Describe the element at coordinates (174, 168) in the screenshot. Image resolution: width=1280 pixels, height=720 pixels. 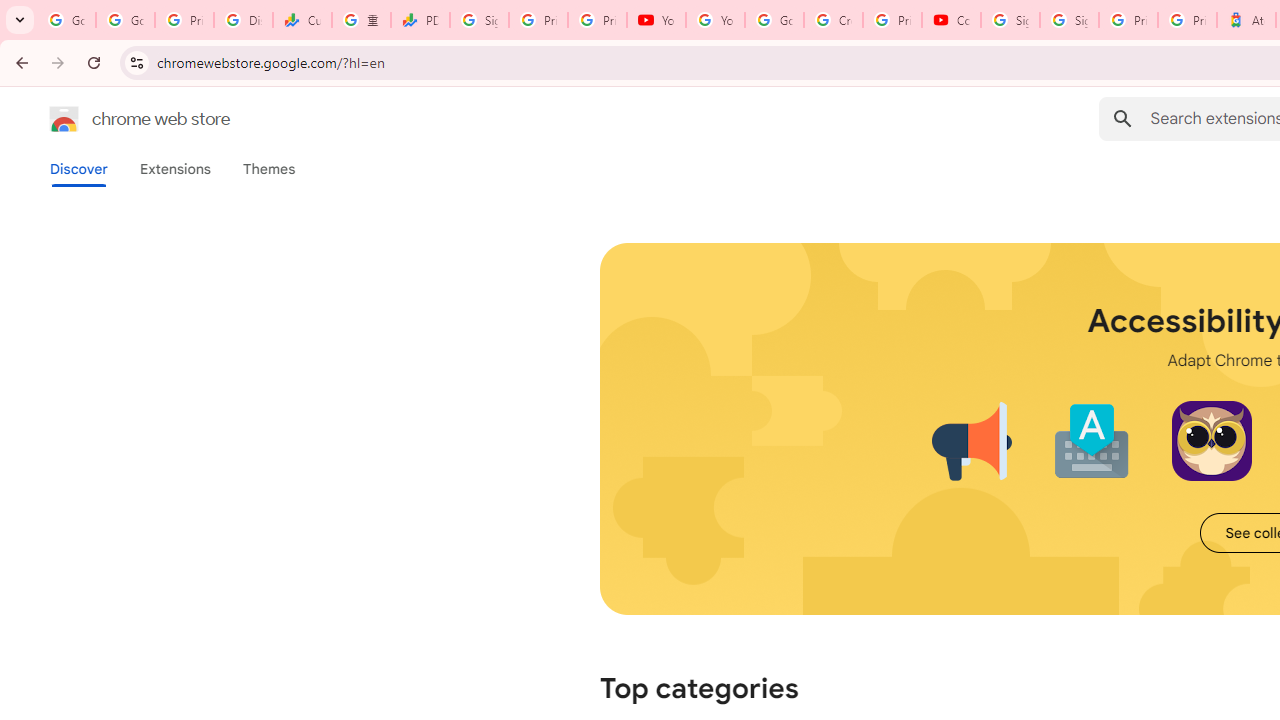
I see `'Extensions'` at that location.